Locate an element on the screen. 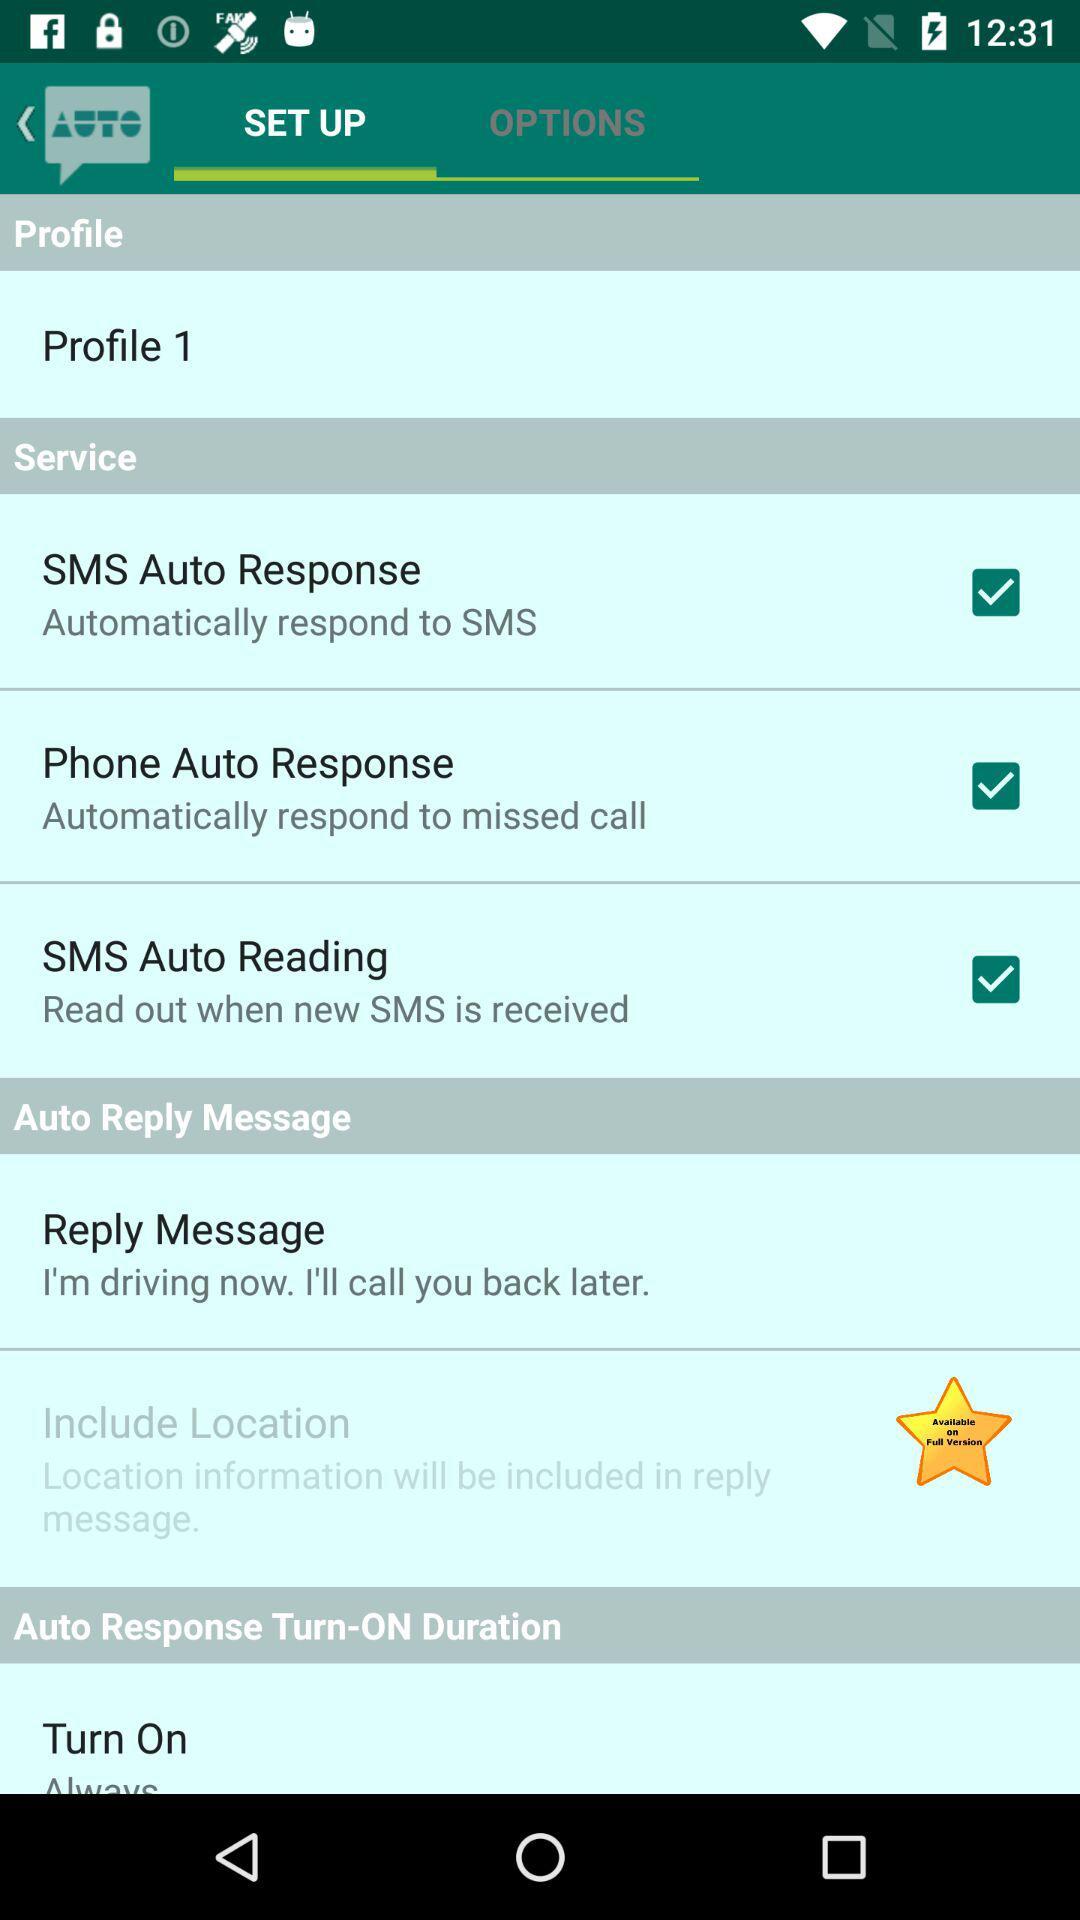 Image resolution: width=1080 pixels, height=1920 pixels. the icon below reply message is located at coordinates (345, 1281).